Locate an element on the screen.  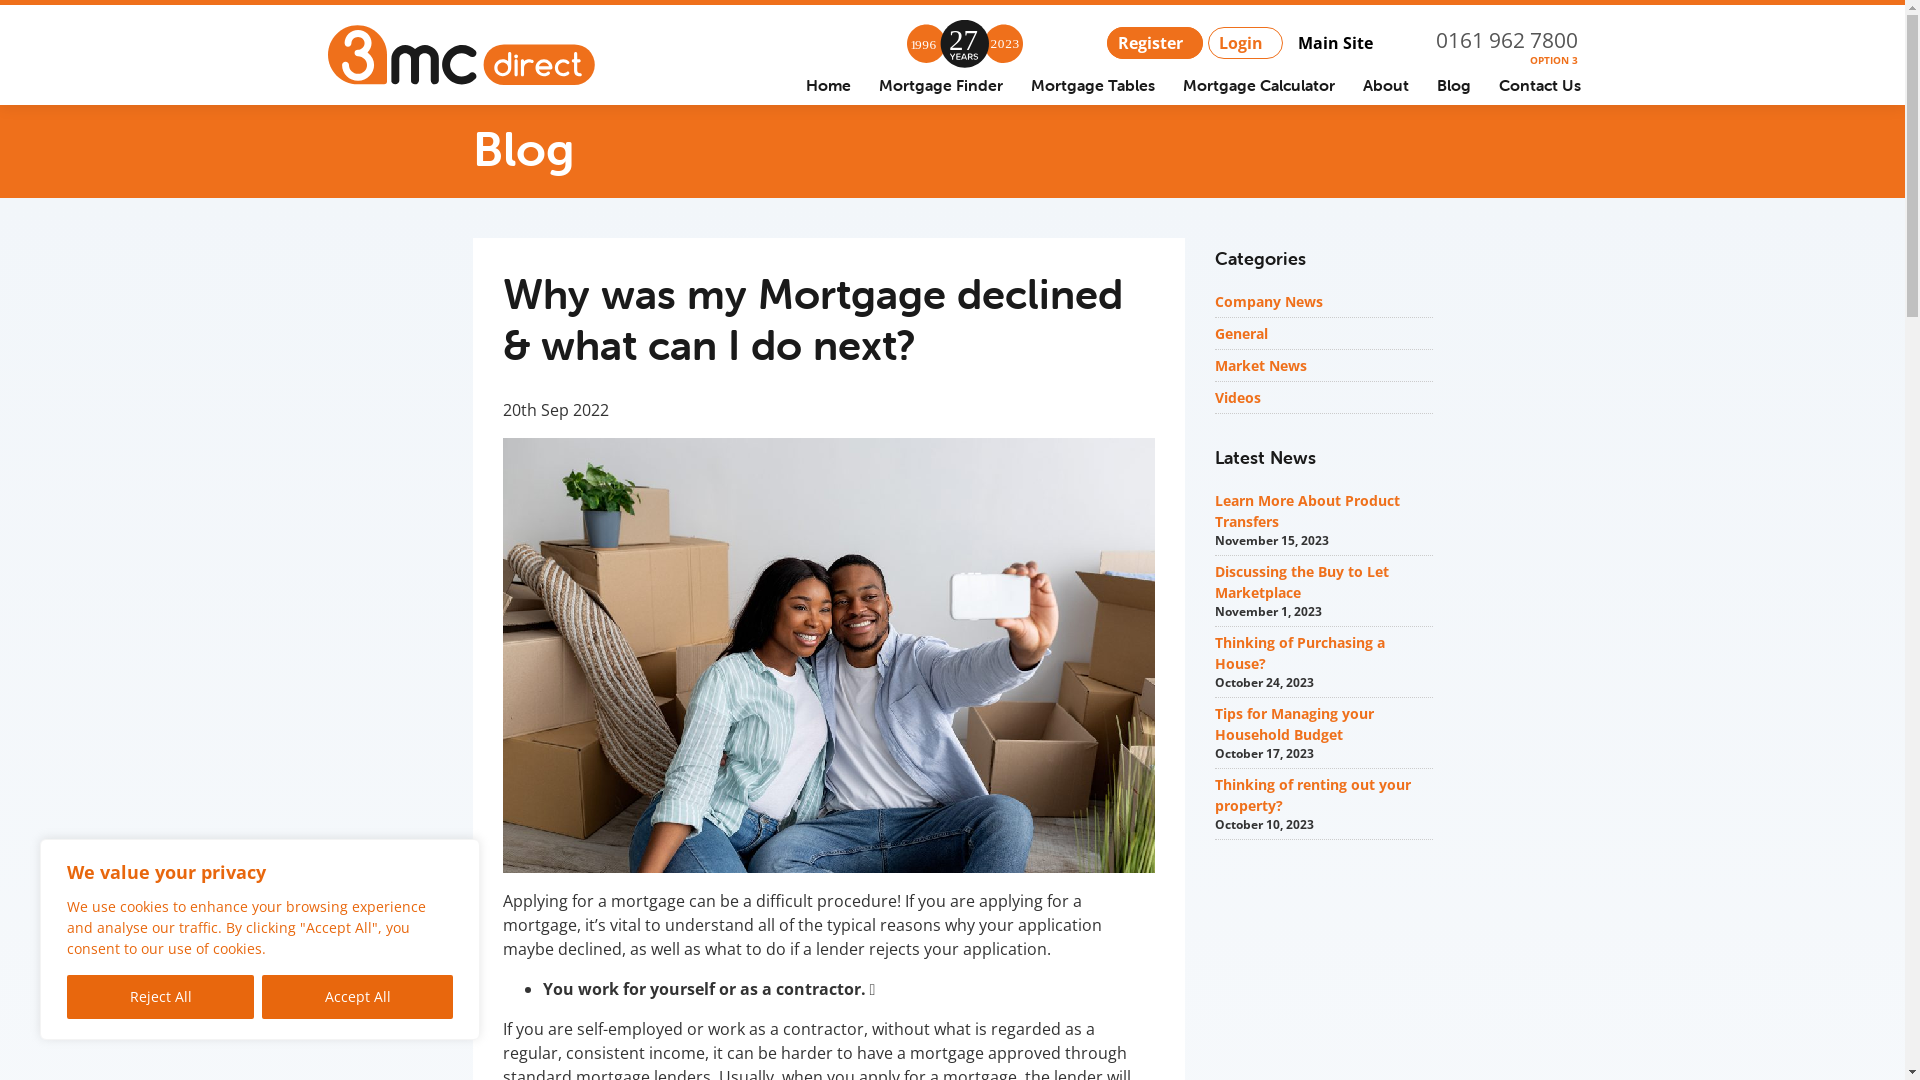
'Thinking of Purchasing a House?' is located at coordinates (1300, 652).